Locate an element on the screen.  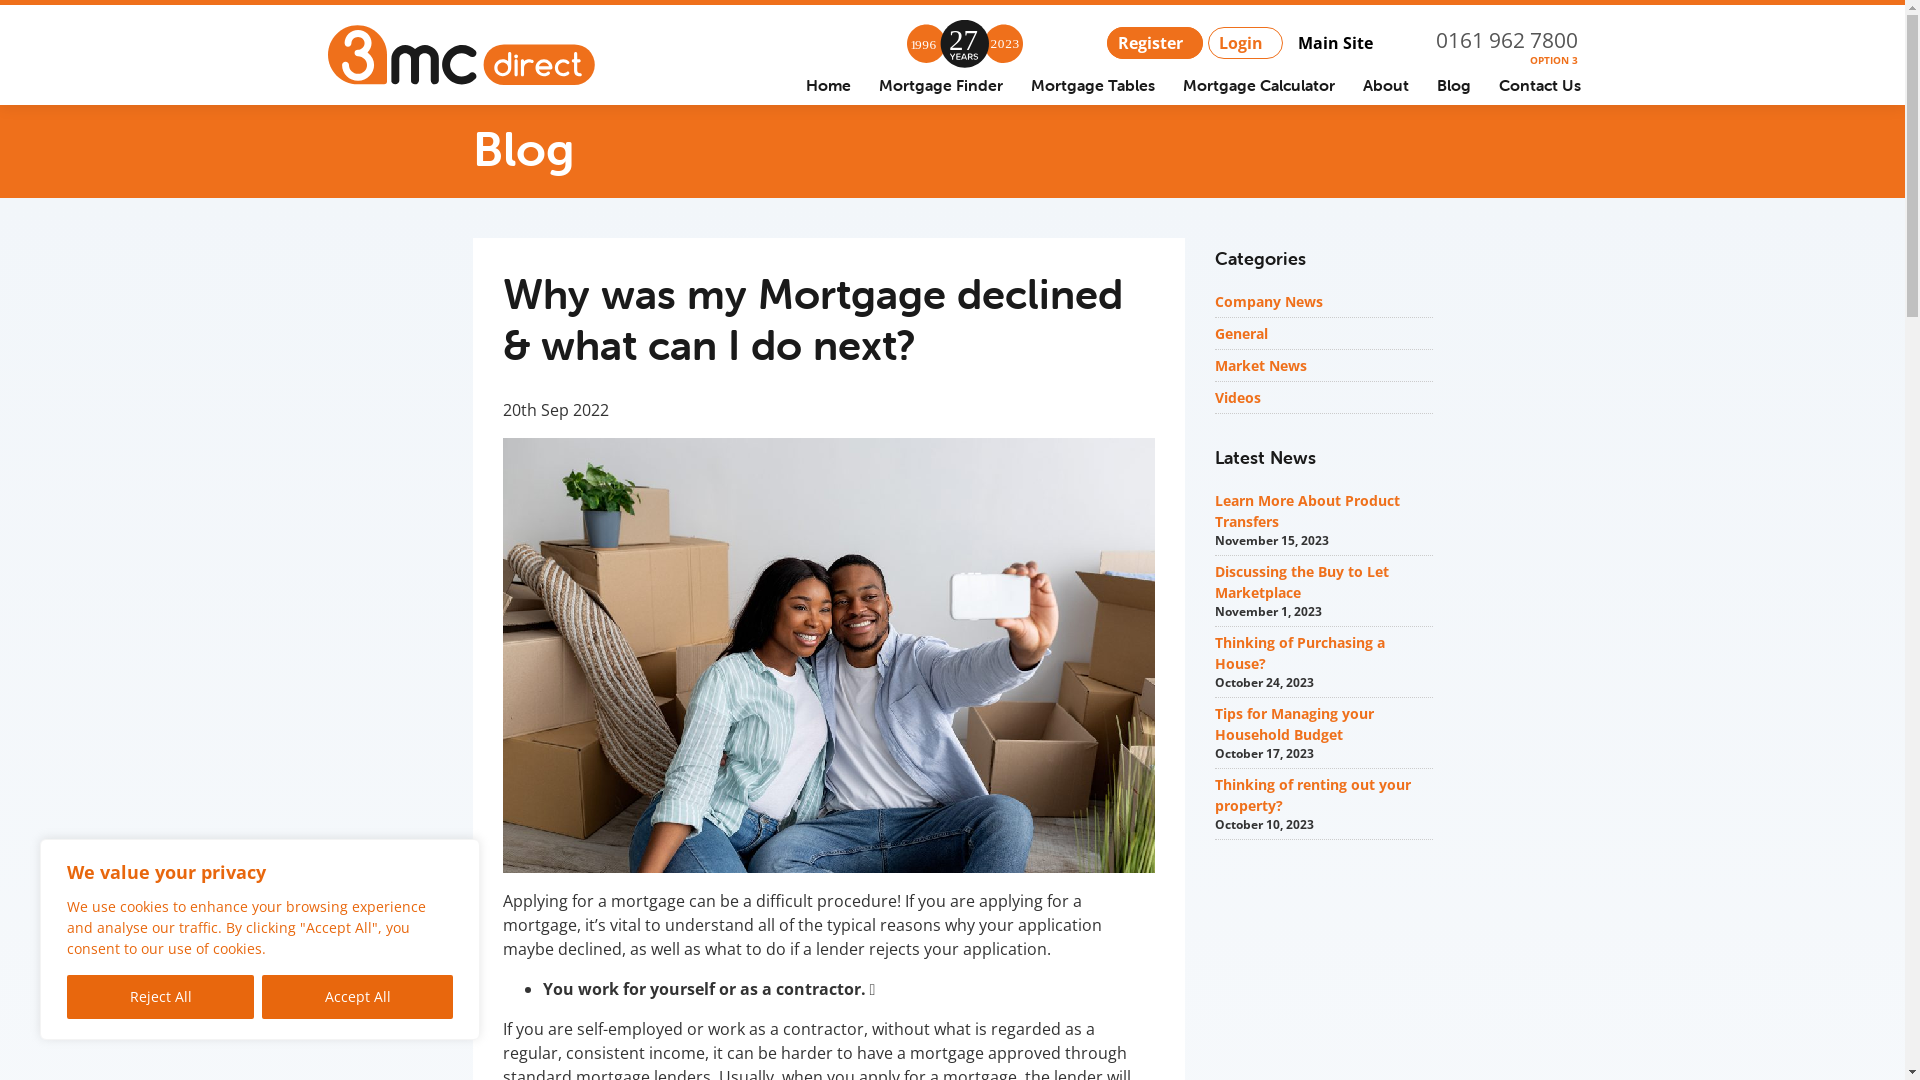
'Thinking of Purchasing a House?' is located at coordinates (1300, 652).